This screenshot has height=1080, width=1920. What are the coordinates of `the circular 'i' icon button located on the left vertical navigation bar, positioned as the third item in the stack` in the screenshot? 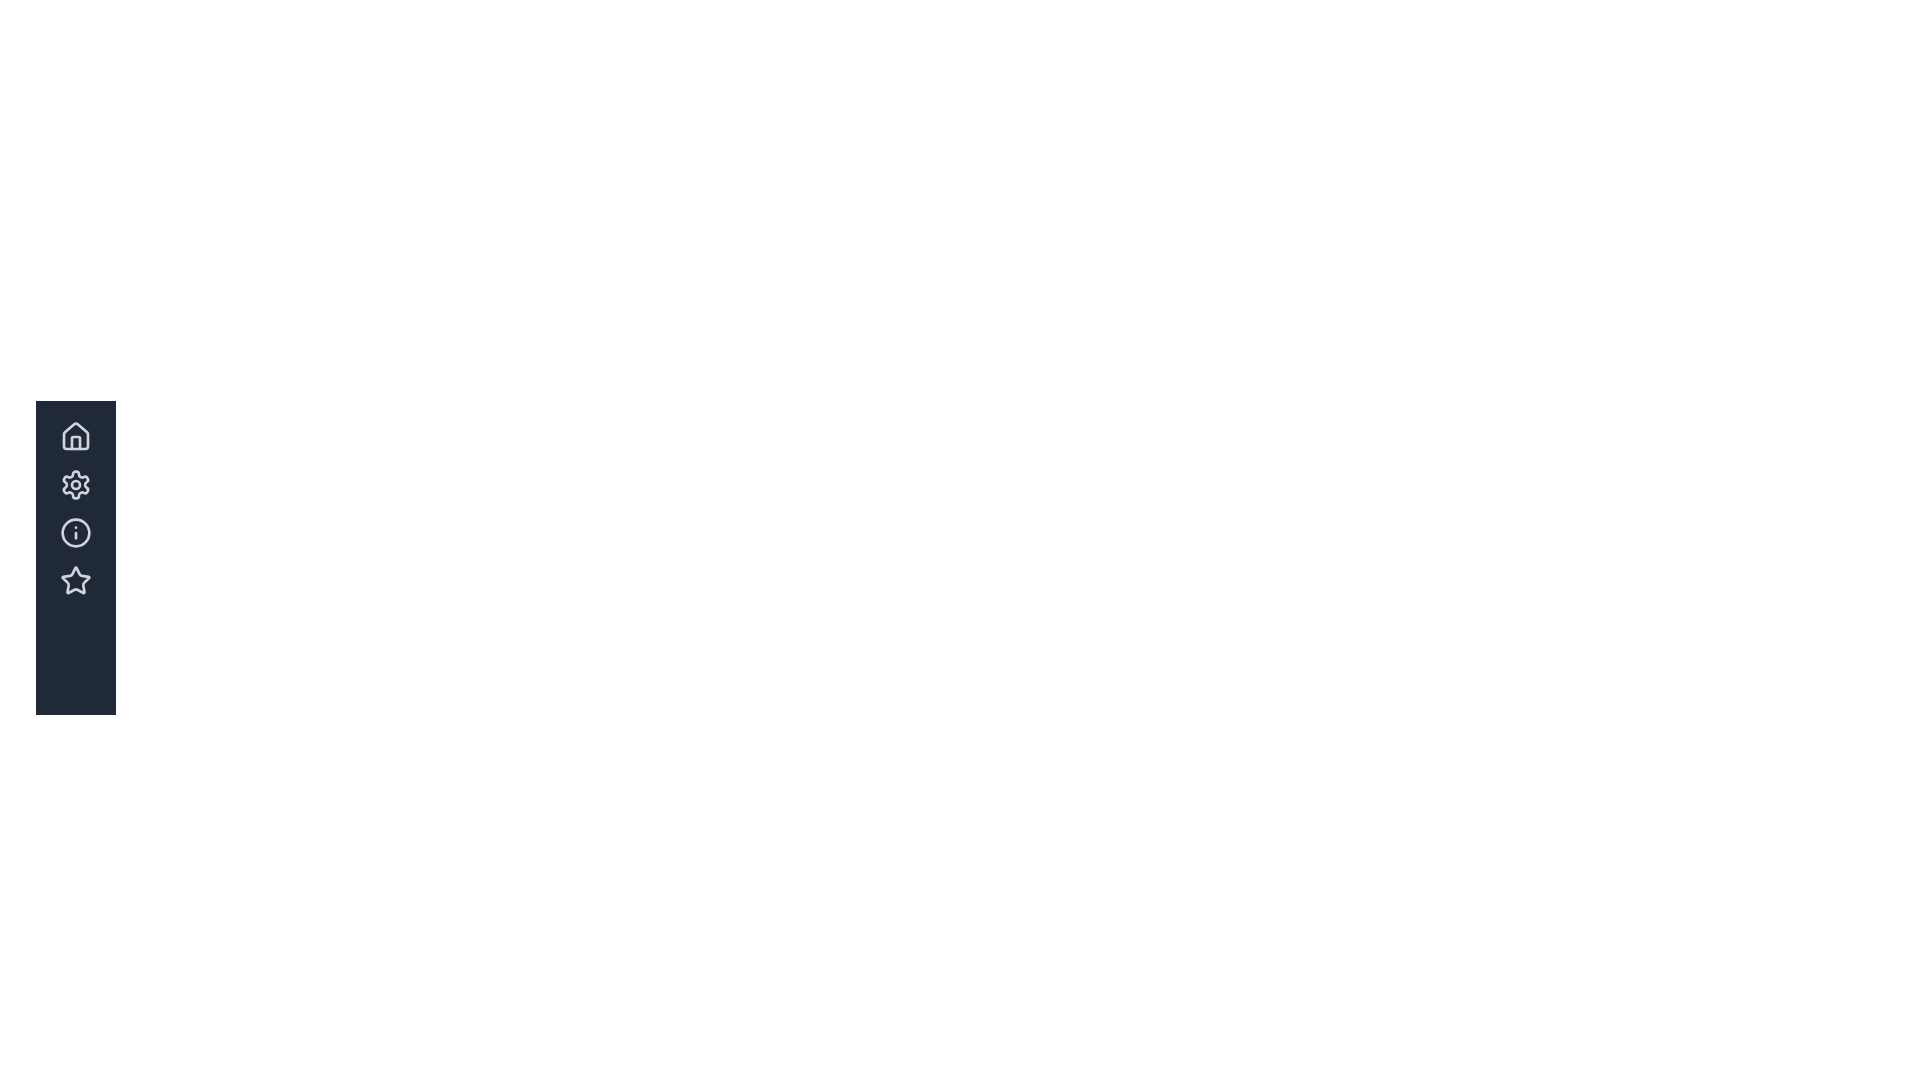 It's located at (76, 531).